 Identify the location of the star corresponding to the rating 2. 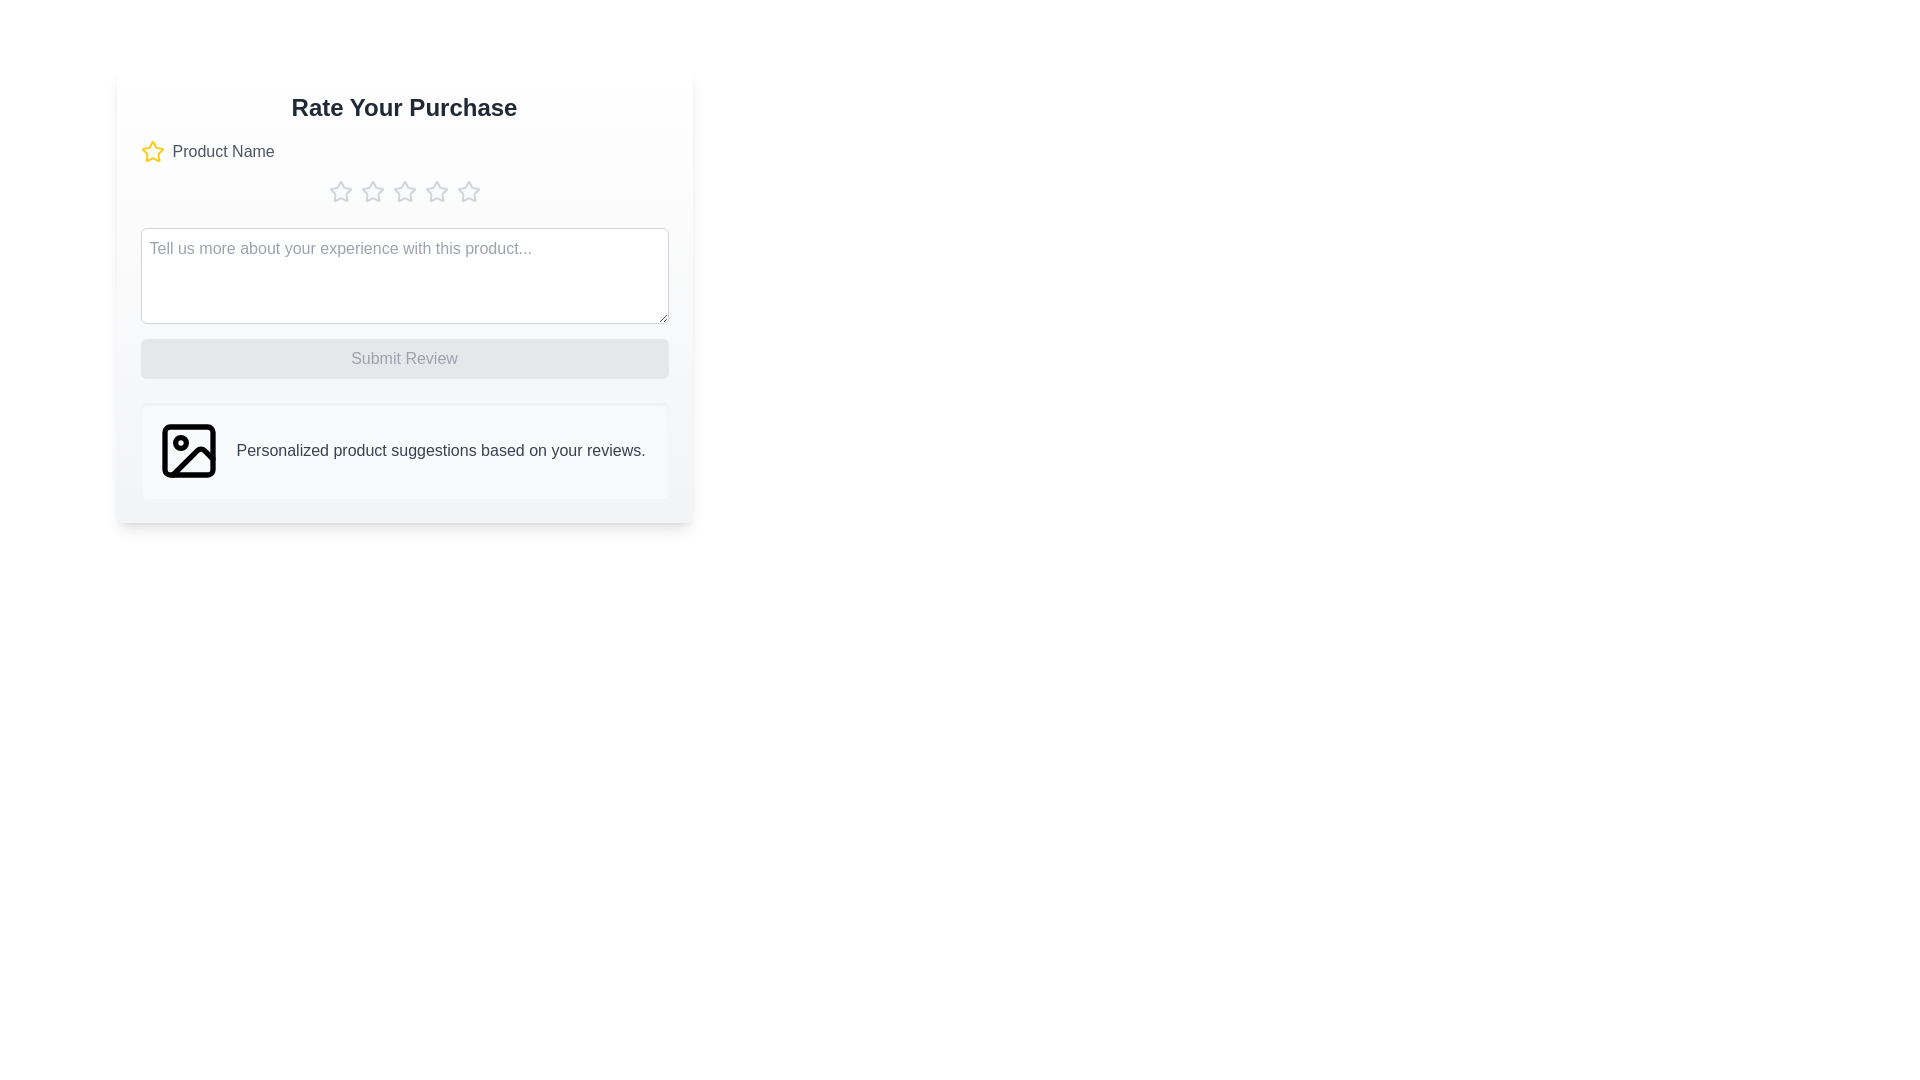
(372, 192).